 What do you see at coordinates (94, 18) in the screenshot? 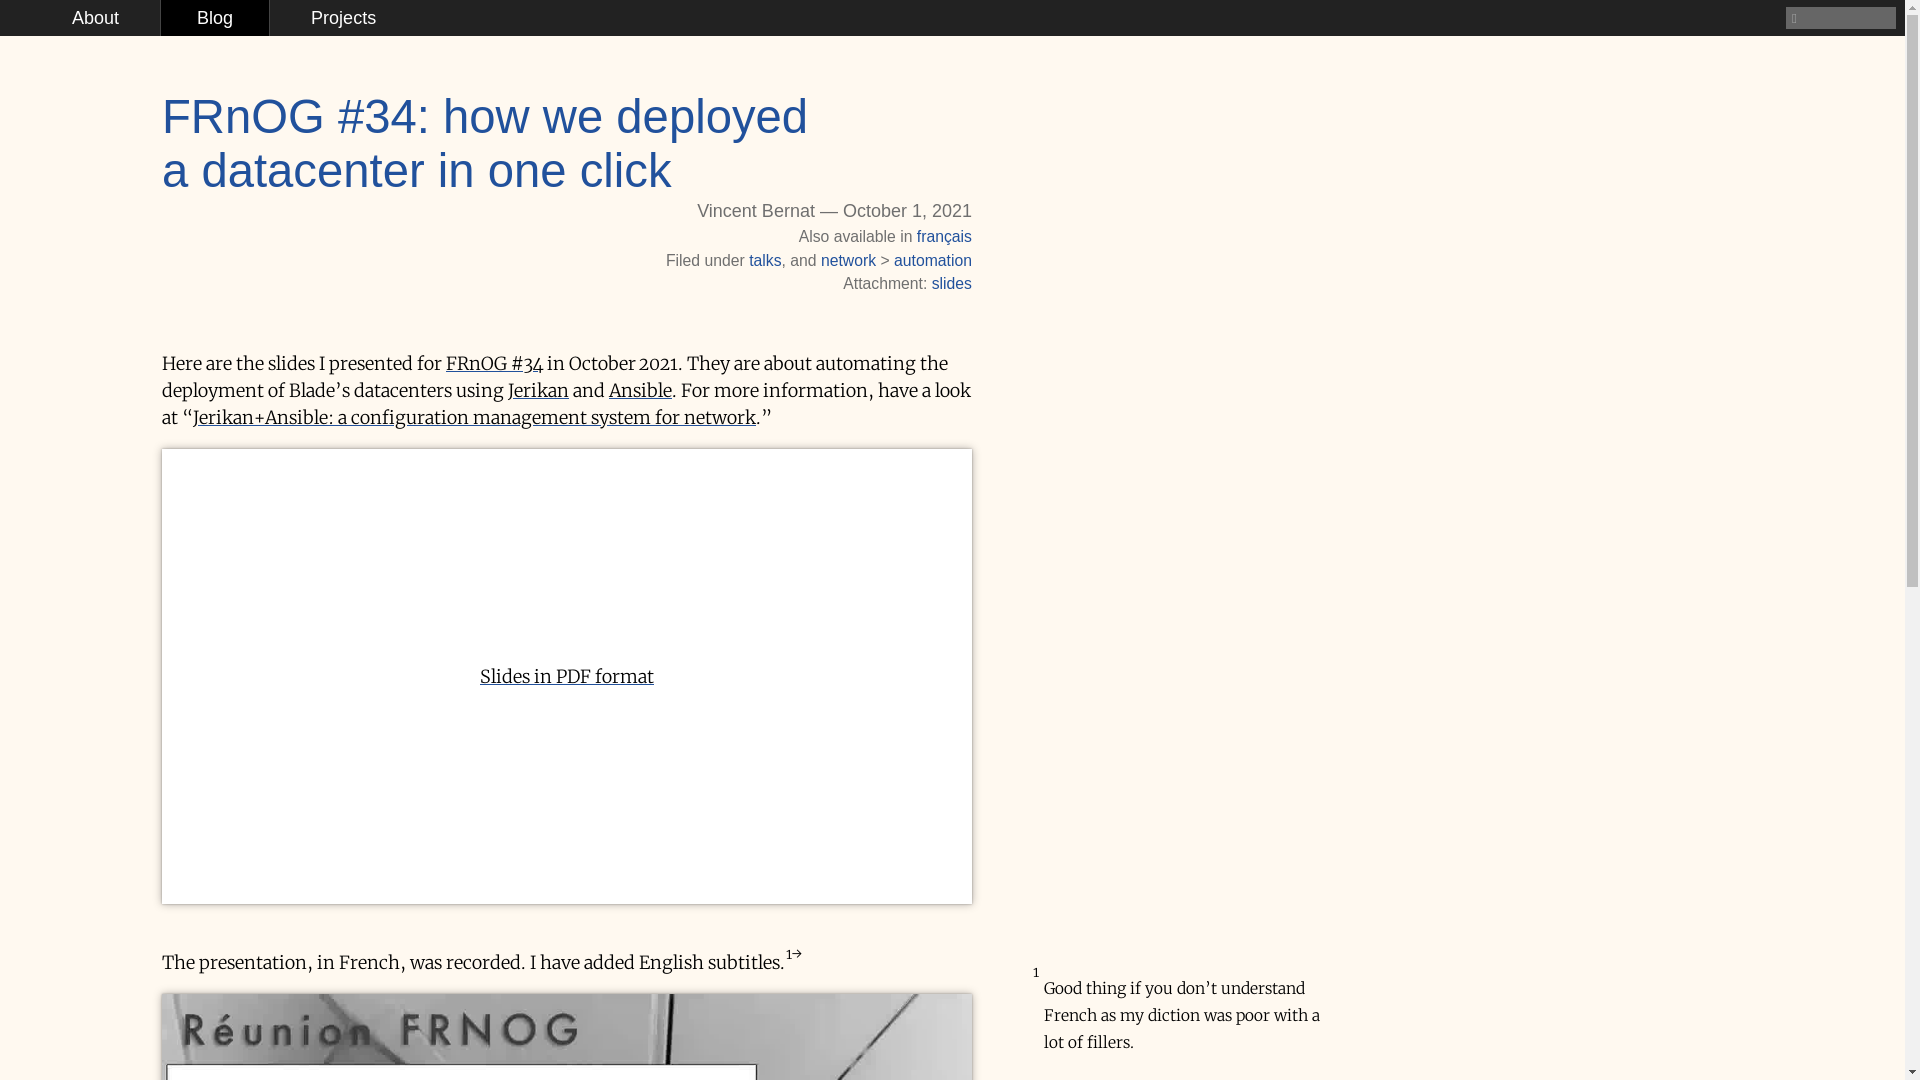
I see `'About'` at bounding box center [94, 18].